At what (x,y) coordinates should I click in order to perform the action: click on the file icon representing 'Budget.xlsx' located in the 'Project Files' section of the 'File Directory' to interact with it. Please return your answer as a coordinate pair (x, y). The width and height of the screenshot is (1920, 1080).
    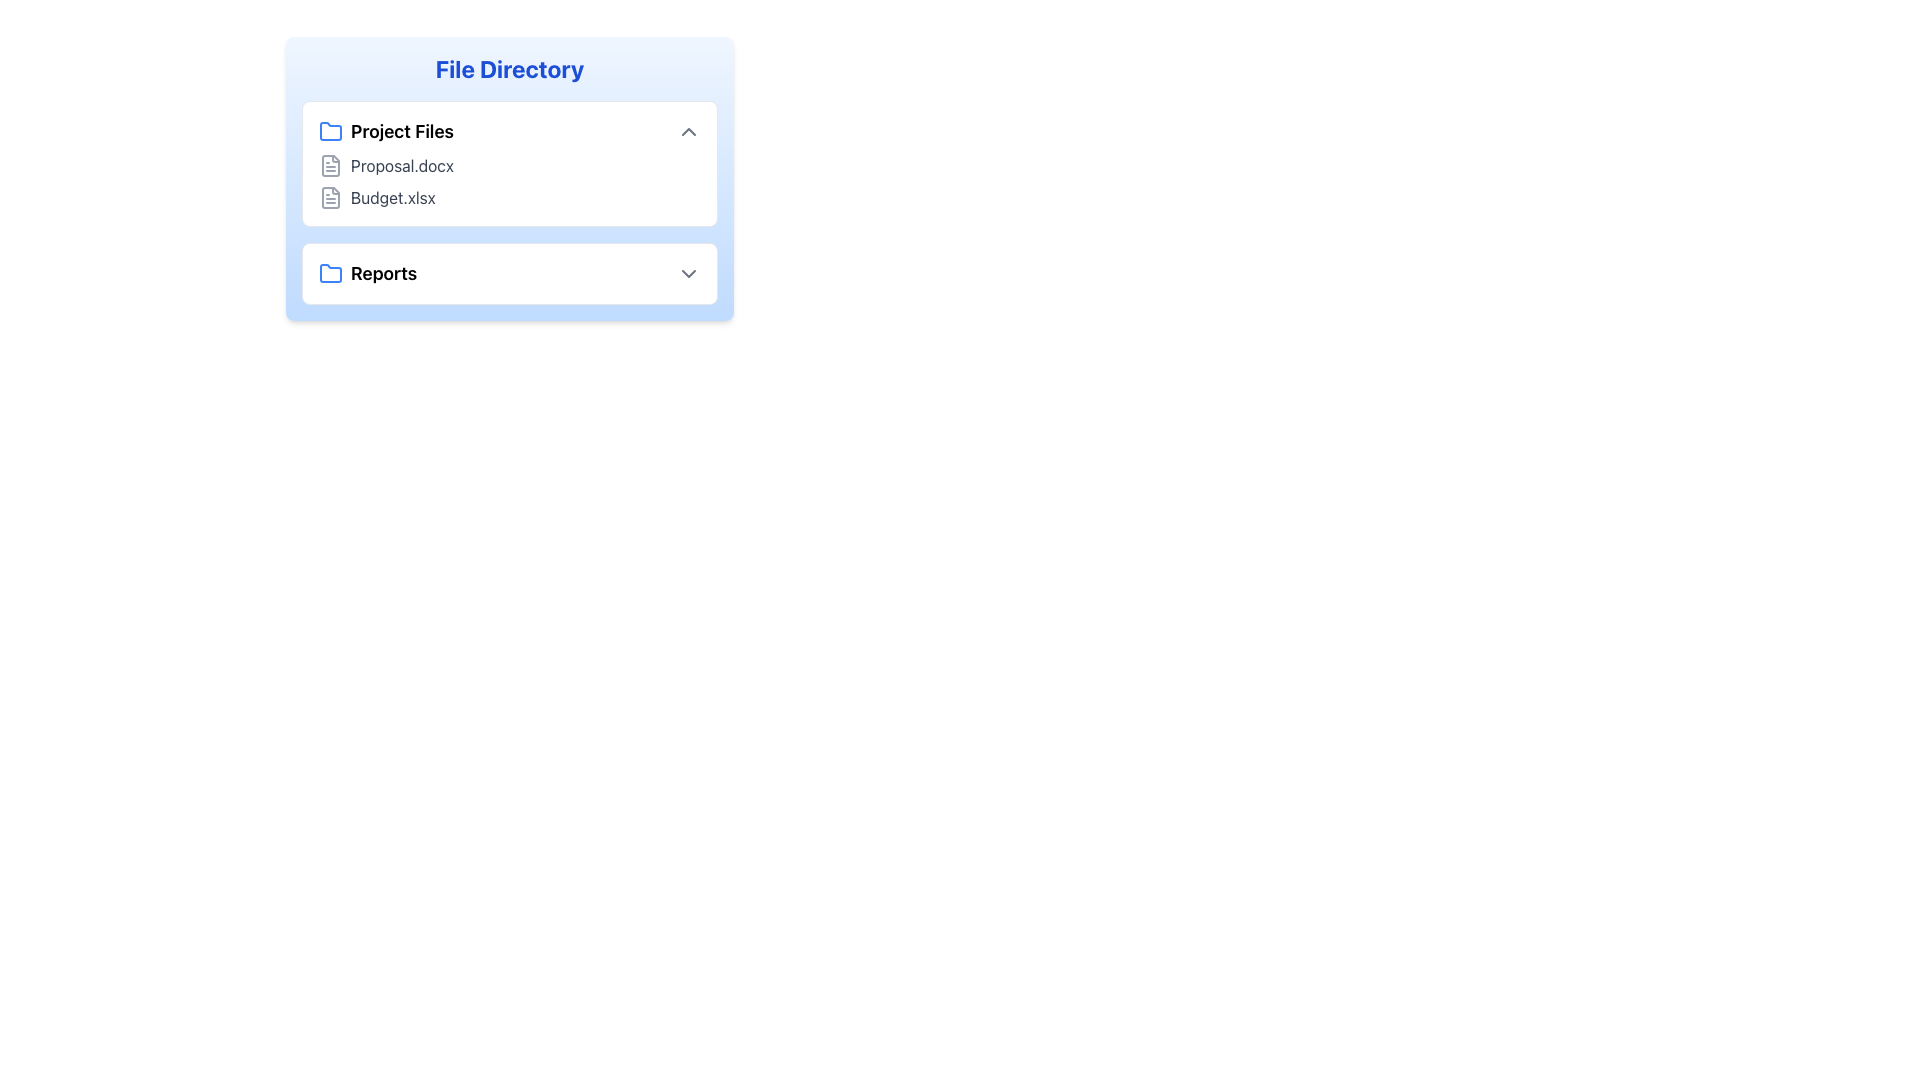
    Looking at the image, I should click on (331, 197).